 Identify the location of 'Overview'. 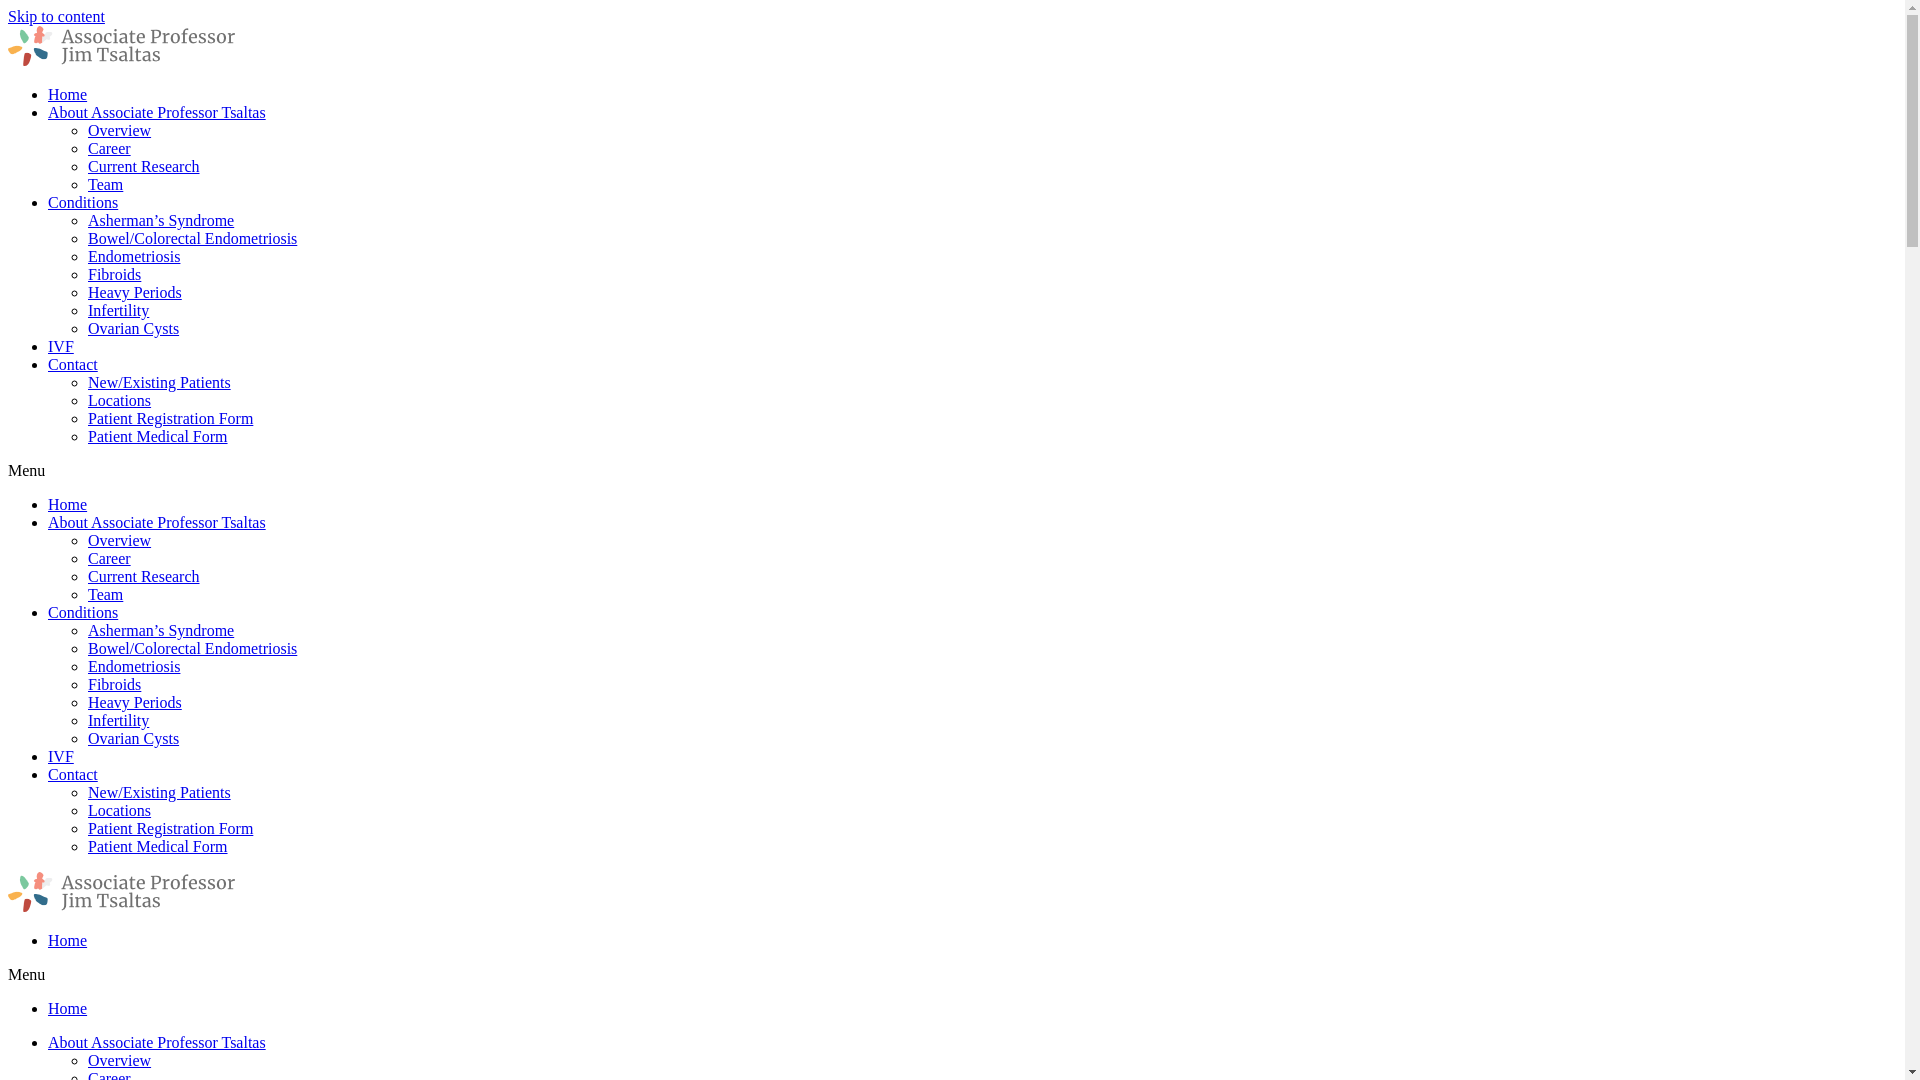
(86, 540).